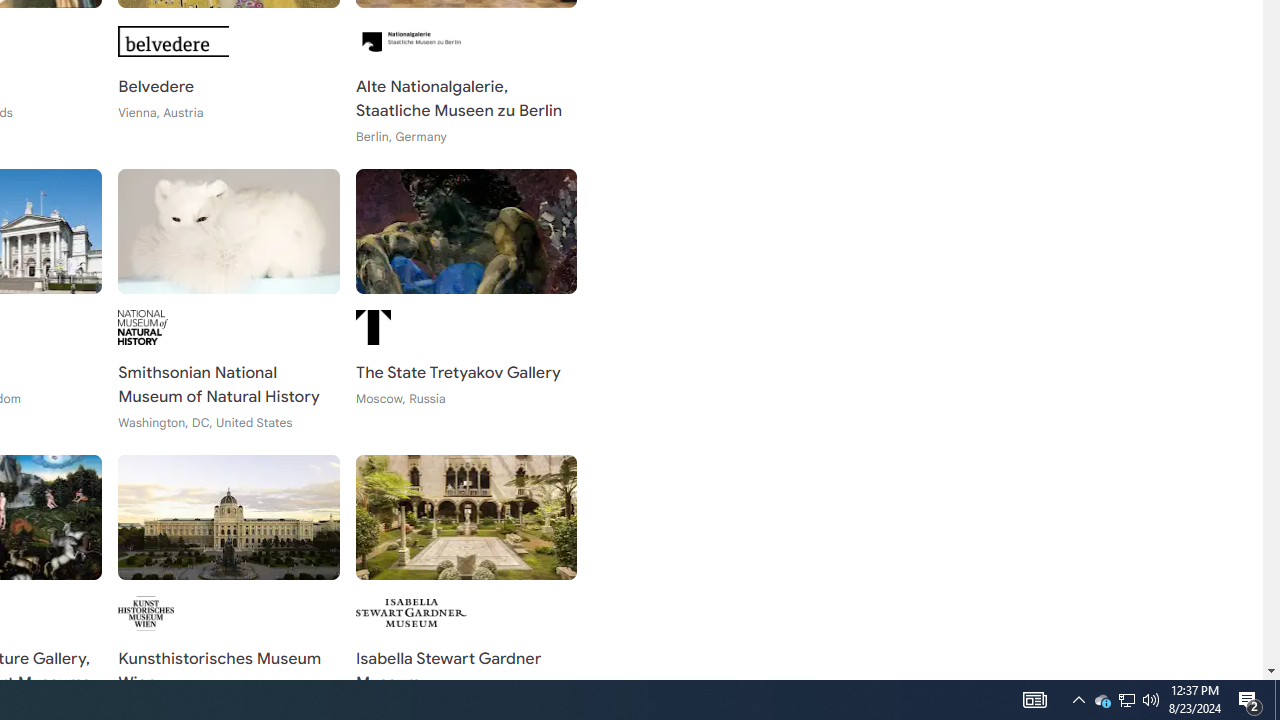 This screenshot has width=1280, height=720. Describe the element at coordinates (465, 300) in the screenshot. I see `'The State Tretyakov Gallery Moscow, Russia'` at that location.